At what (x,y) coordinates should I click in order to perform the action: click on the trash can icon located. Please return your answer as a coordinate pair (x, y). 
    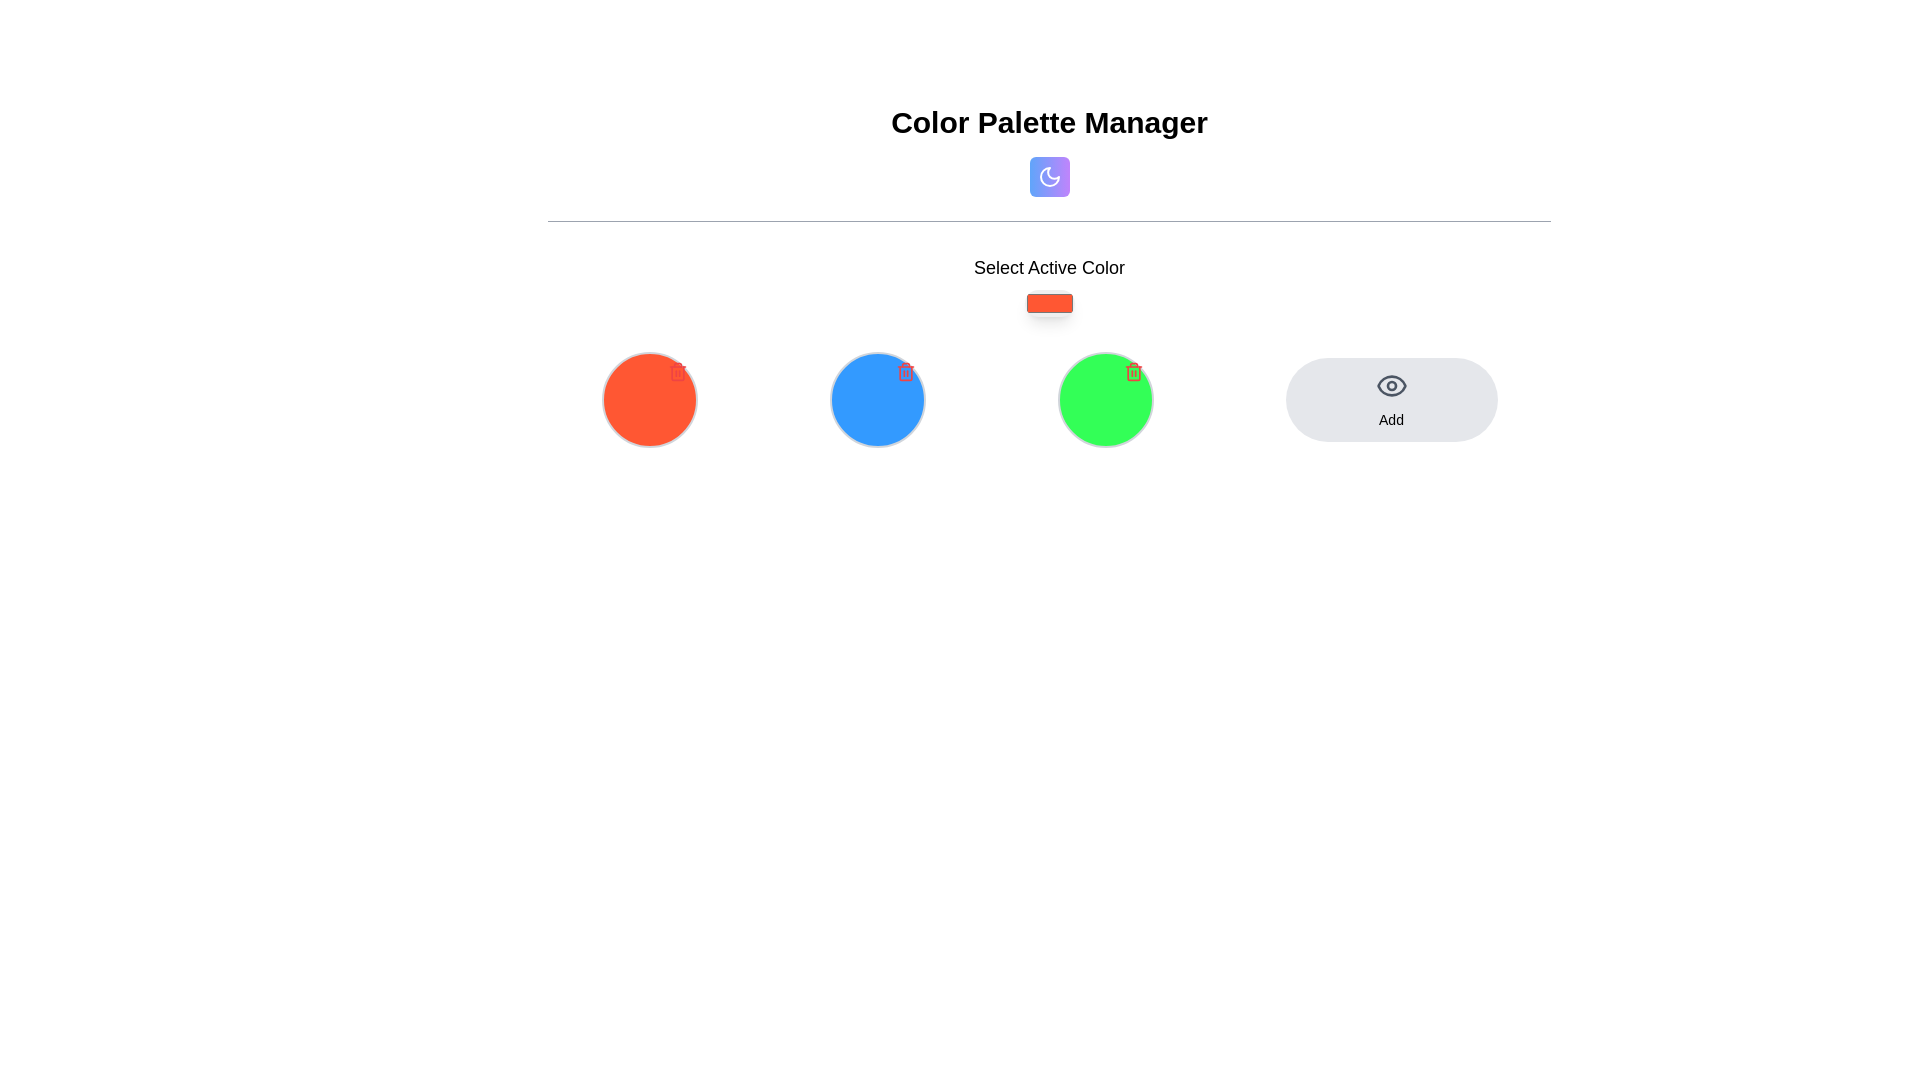
    Looking at the image, I should click on (904, 371).